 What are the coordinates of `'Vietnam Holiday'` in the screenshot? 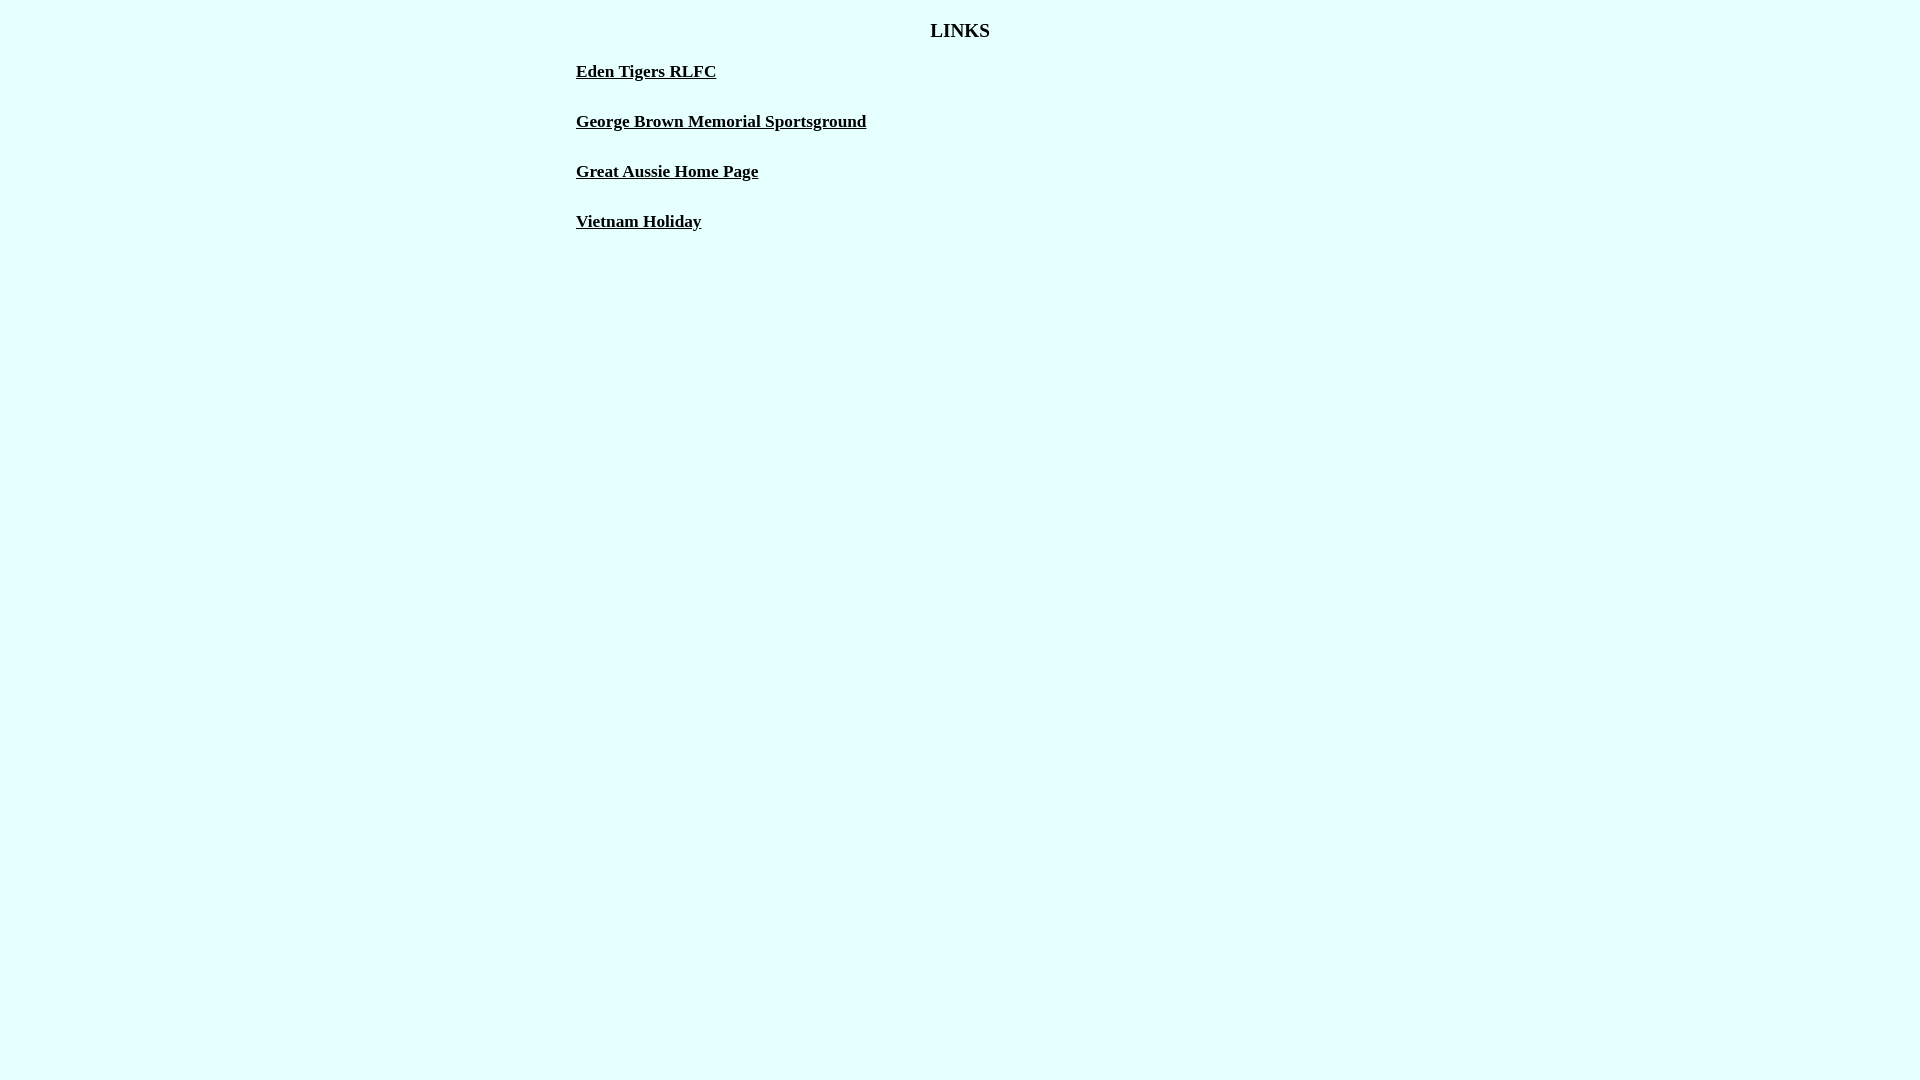 It's located at (575, 221).